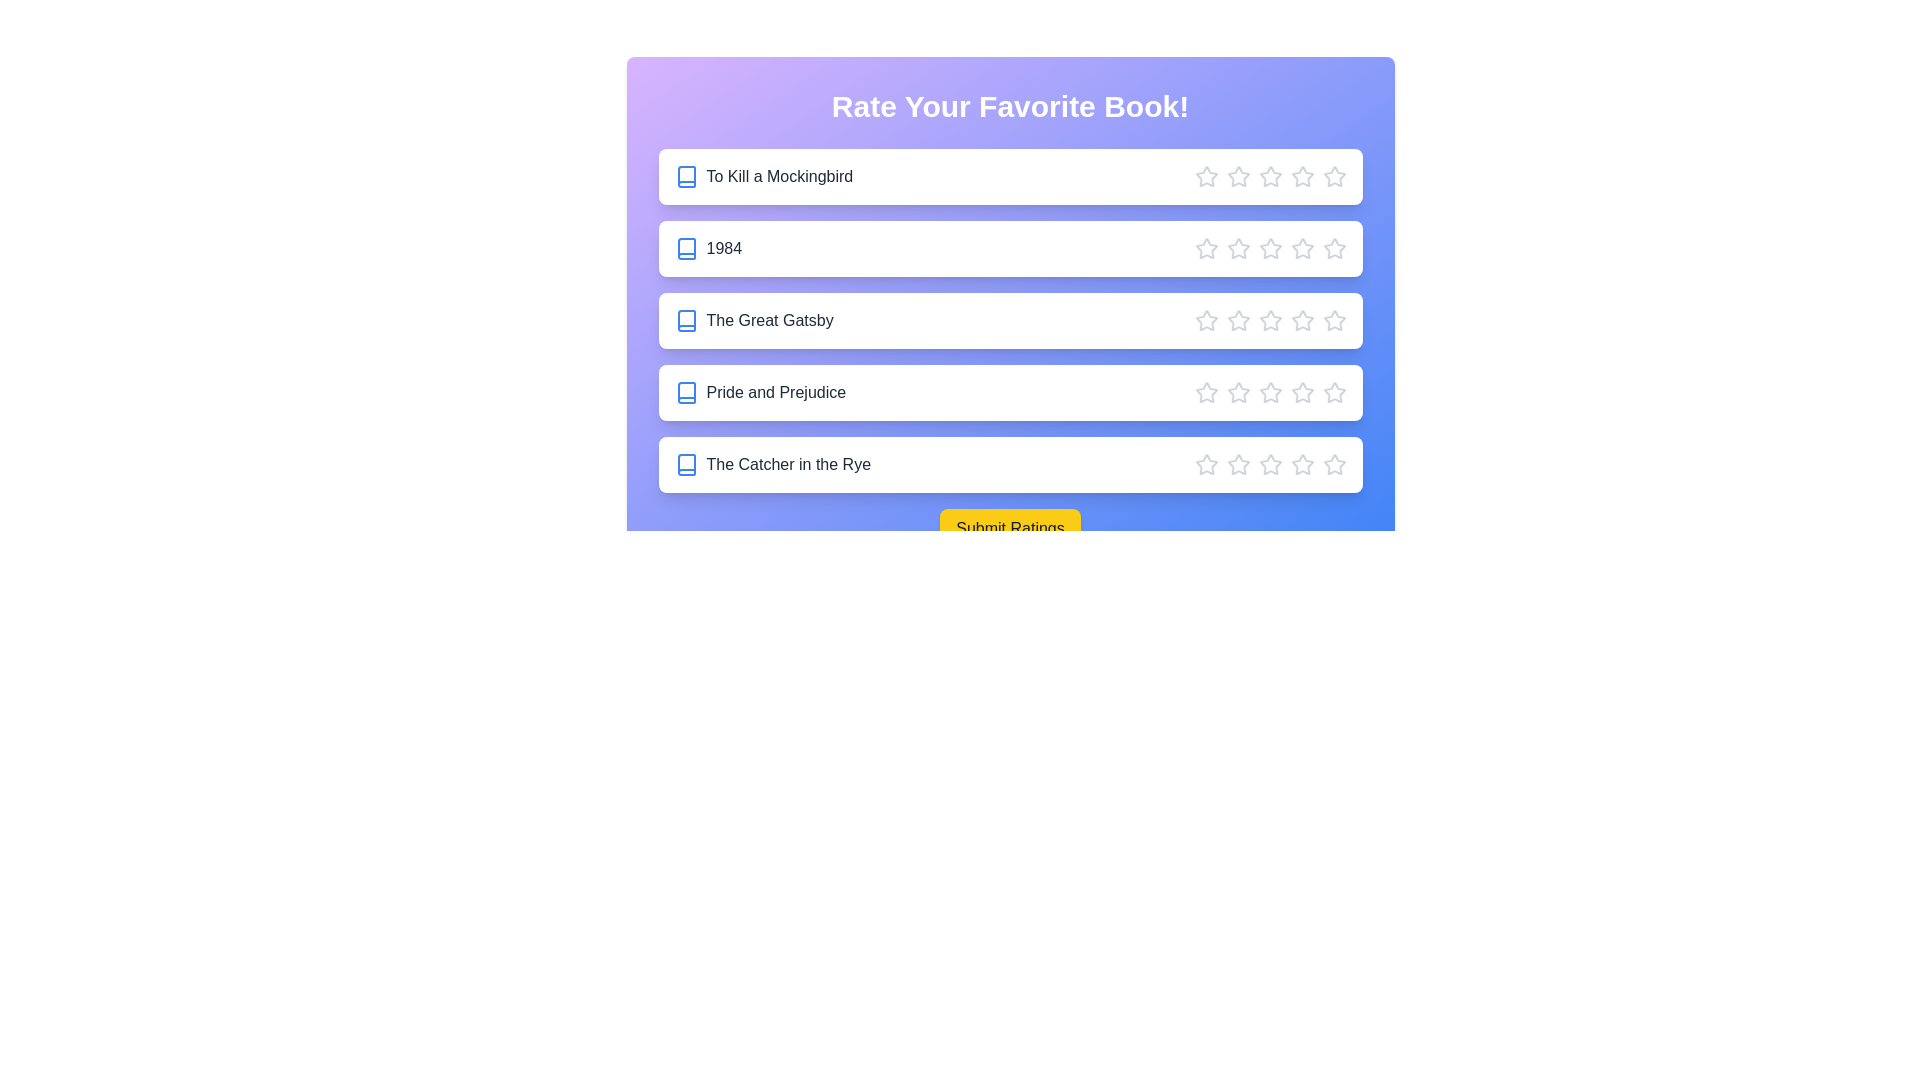 This screenshot has height=1080, width=1920. I want to click on the star corresponding to 1 stars for the book The Catcher in the Rye, so click(1205, 465).